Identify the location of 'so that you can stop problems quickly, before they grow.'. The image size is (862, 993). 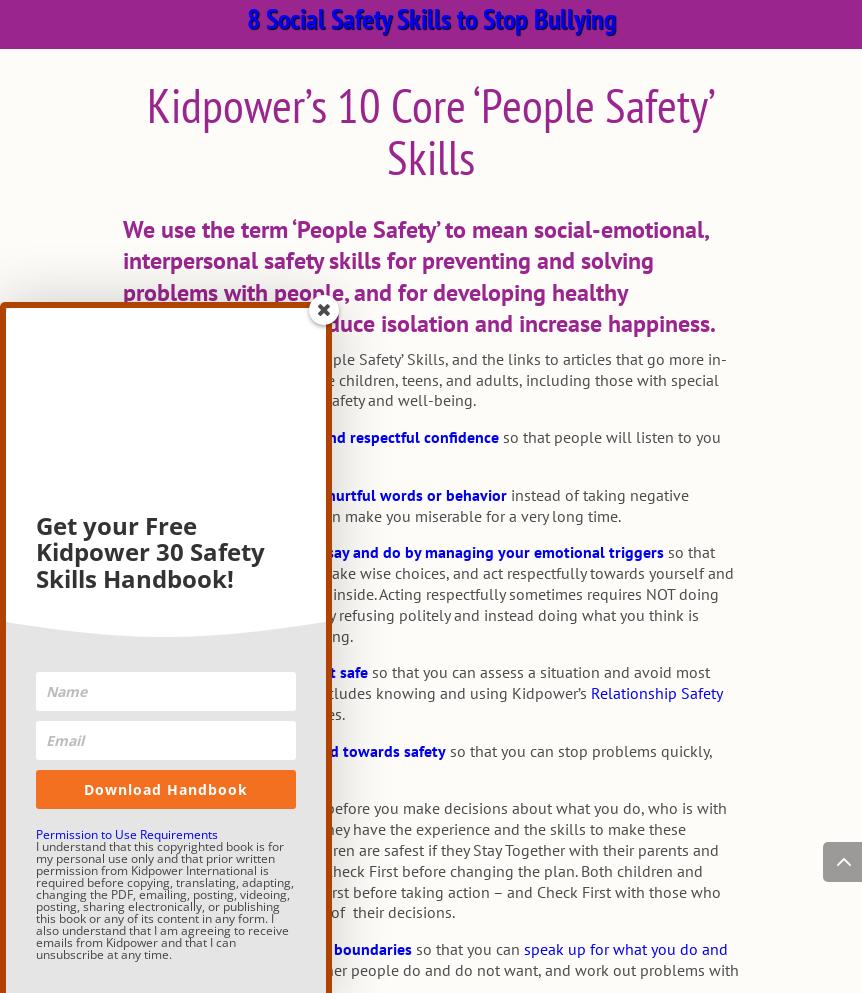
(120, 760).